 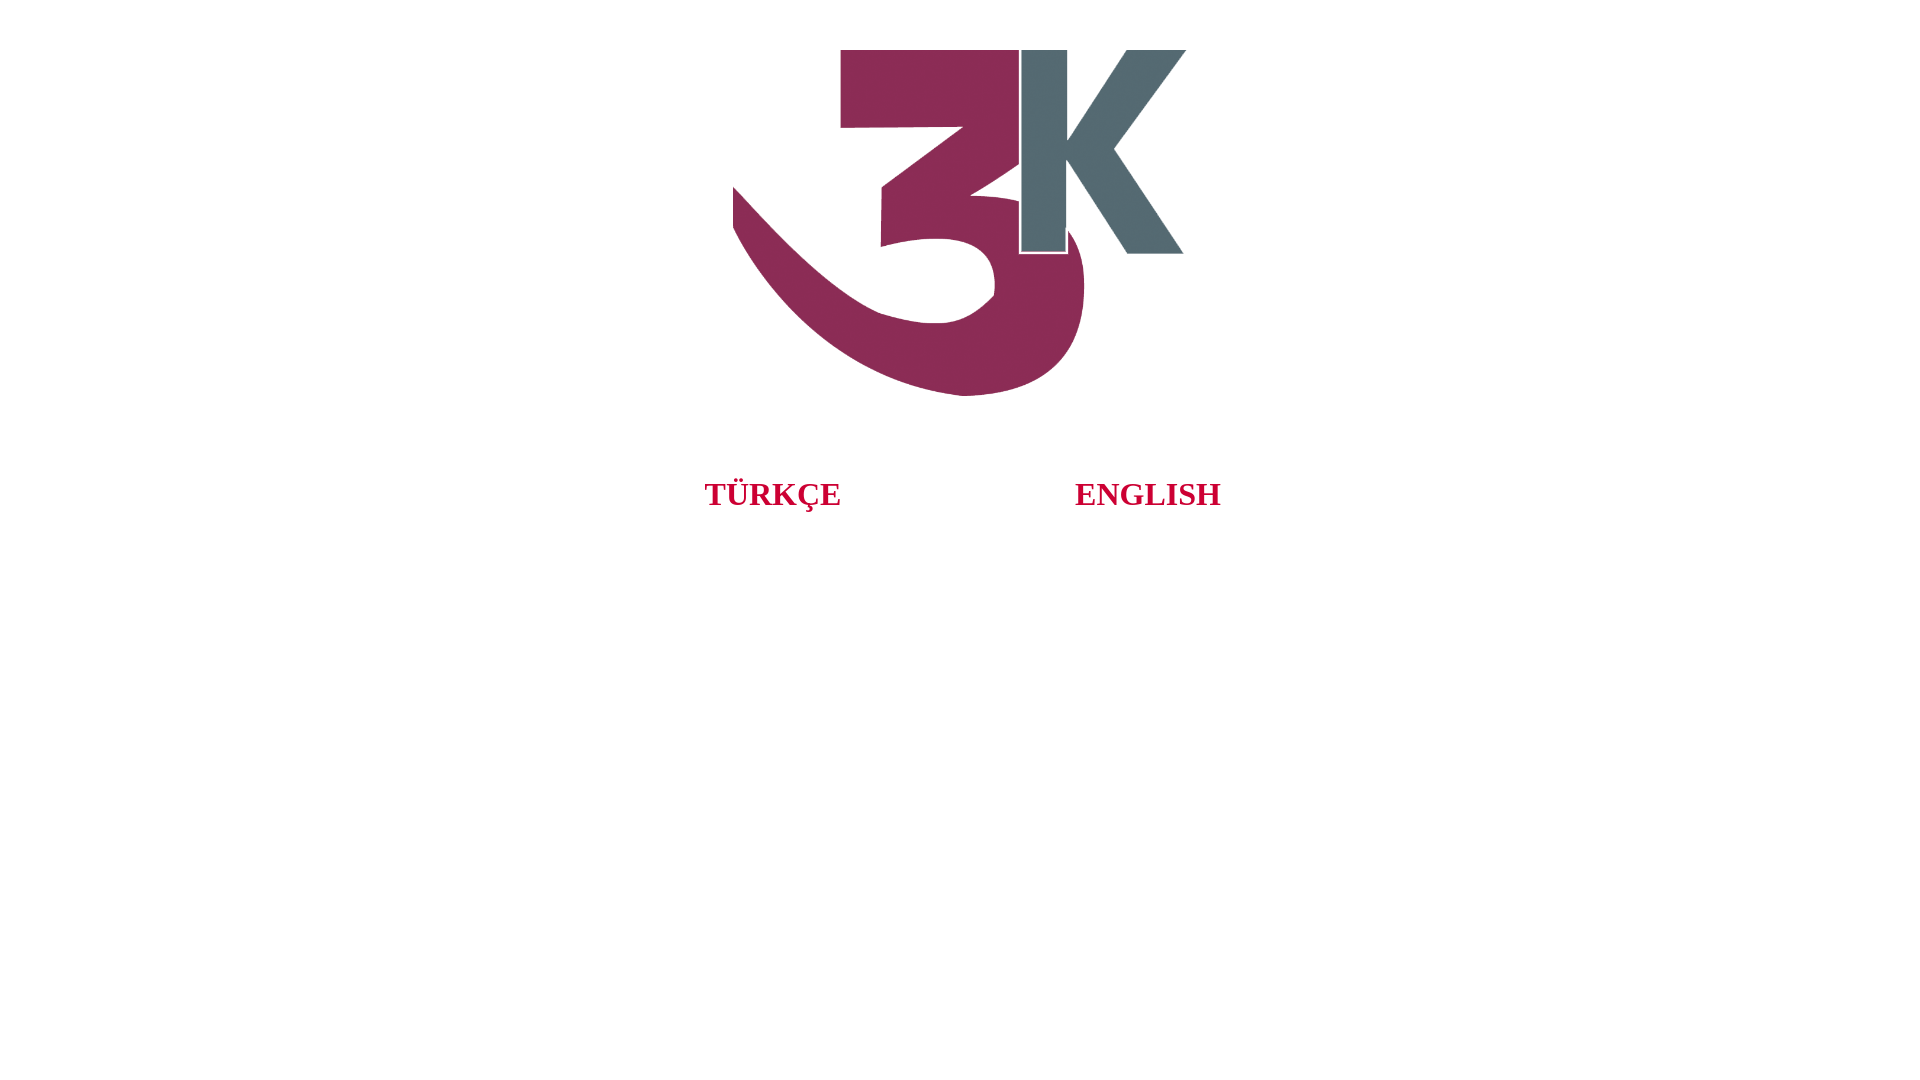 I want to click on 'ENGLISH', so click(x=1147, y=493).